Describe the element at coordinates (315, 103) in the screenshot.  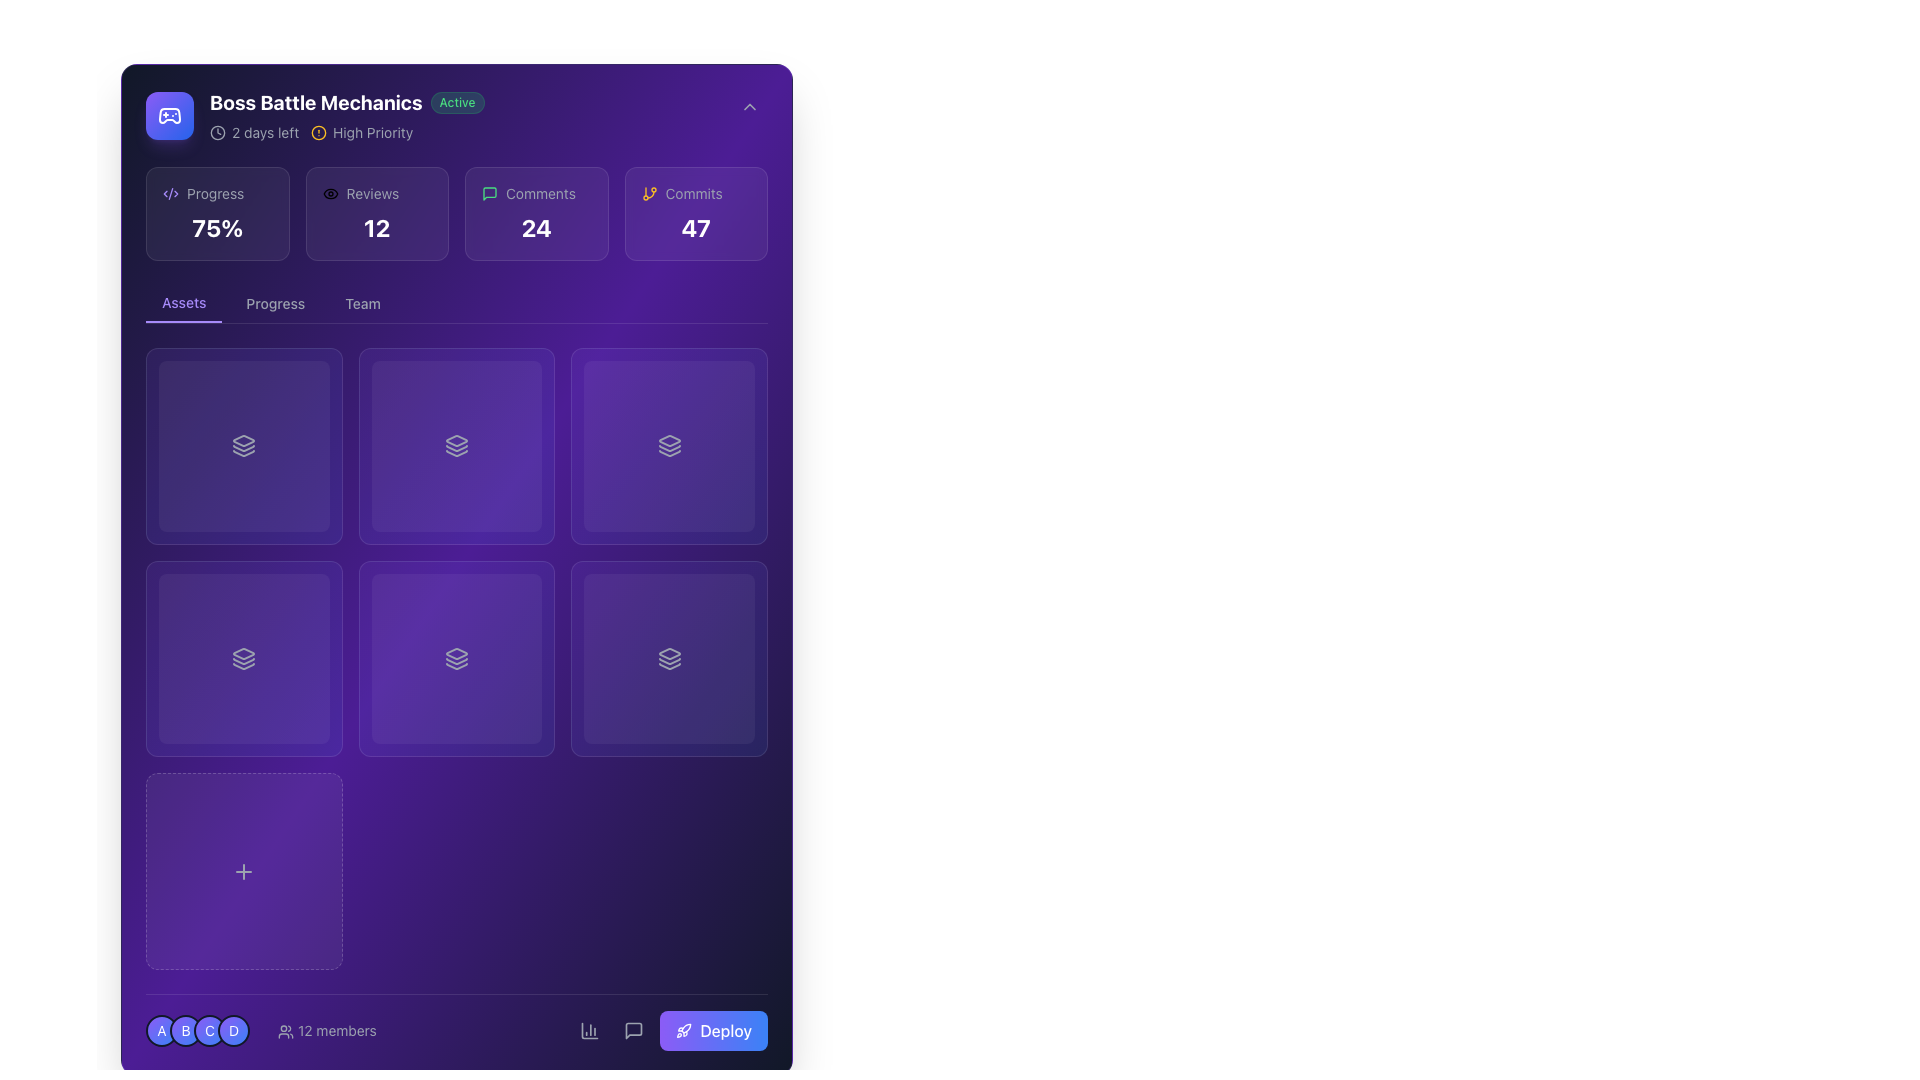
I see `the non-interactive heading element indicating 'Boss Battle Mechanics', located at the top-left section of the interface, positioned between a gaming controller icon and a green 'Active' badge` at that location.